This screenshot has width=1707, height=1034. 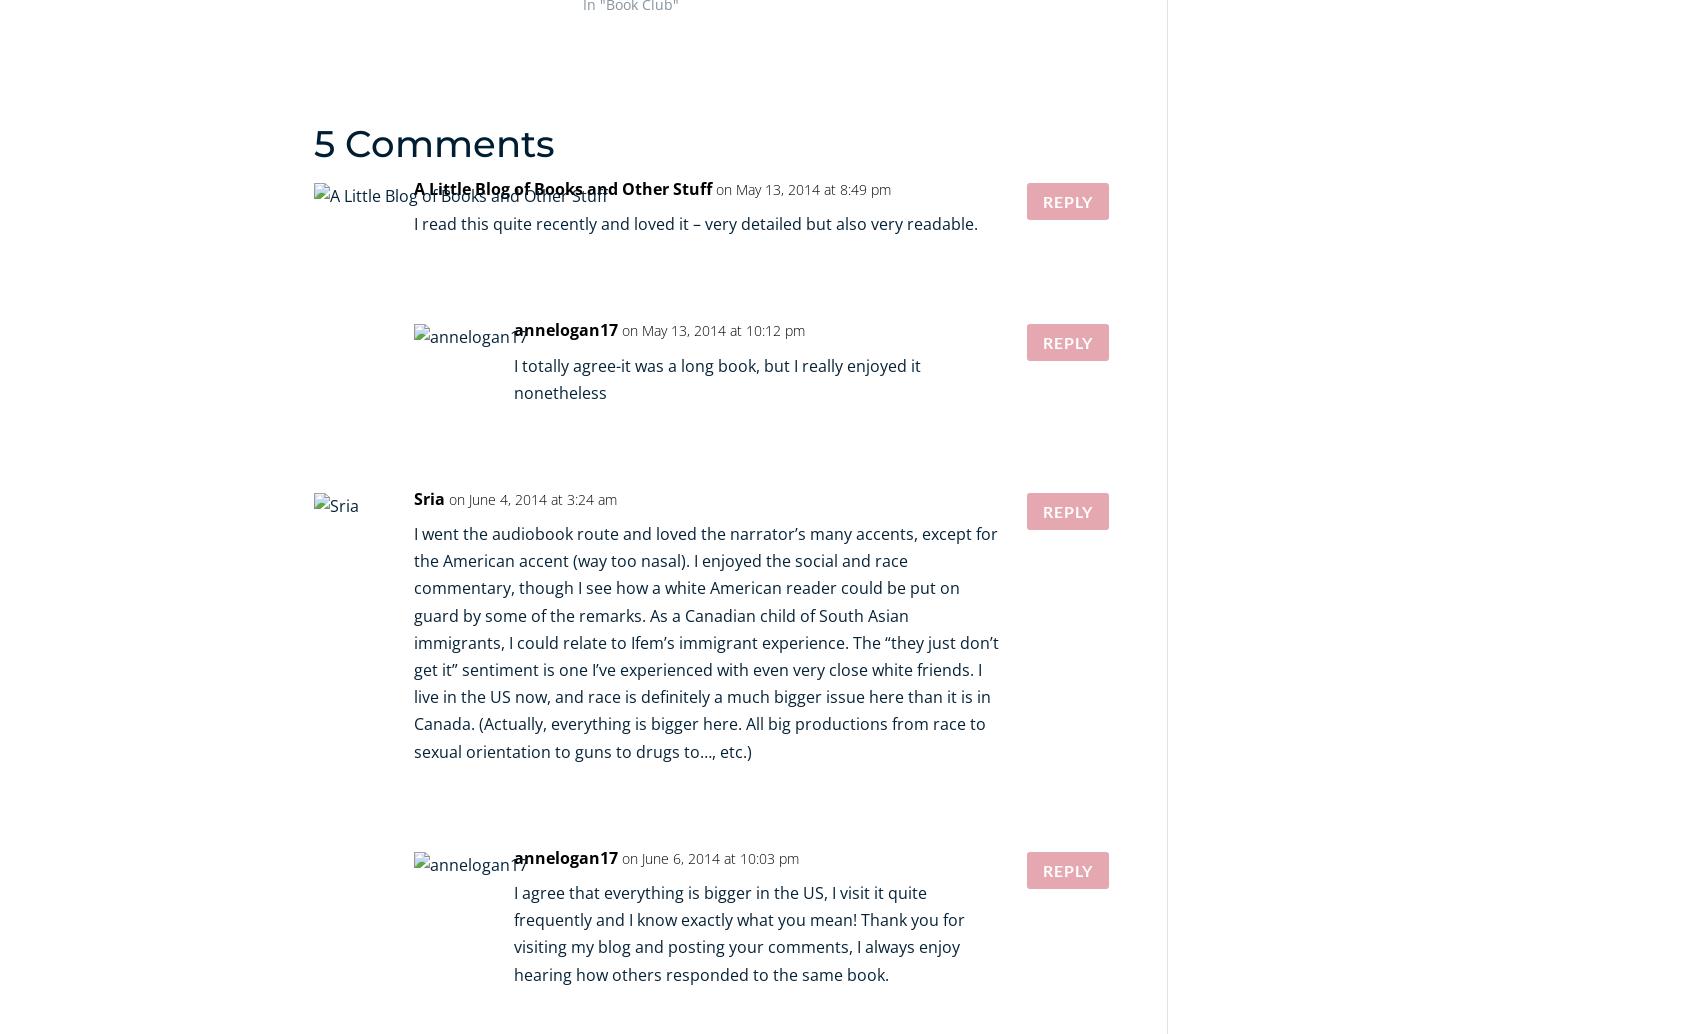 I want to click on 'I went the audiobook route and loved the narrator’s many accents, except for the American accent (way too nasal). I enjoyed the social and race commentary, though I see how a white American reader could be put on guard by some of the remarks. As a Canadian child of South Asian immigrants, I could relate to Ifem’s immigrant experience. The “they just don’t get it” sentiment is one I’ve experienced with even very close white friends. I live in the US now, and race is definitely a much bigger issue here than it is in Canada. (Actually, everything is bigger here. All big productions from race to sexual orientation to guns to drugs to…, etc.)', so click(x=705, y=642).